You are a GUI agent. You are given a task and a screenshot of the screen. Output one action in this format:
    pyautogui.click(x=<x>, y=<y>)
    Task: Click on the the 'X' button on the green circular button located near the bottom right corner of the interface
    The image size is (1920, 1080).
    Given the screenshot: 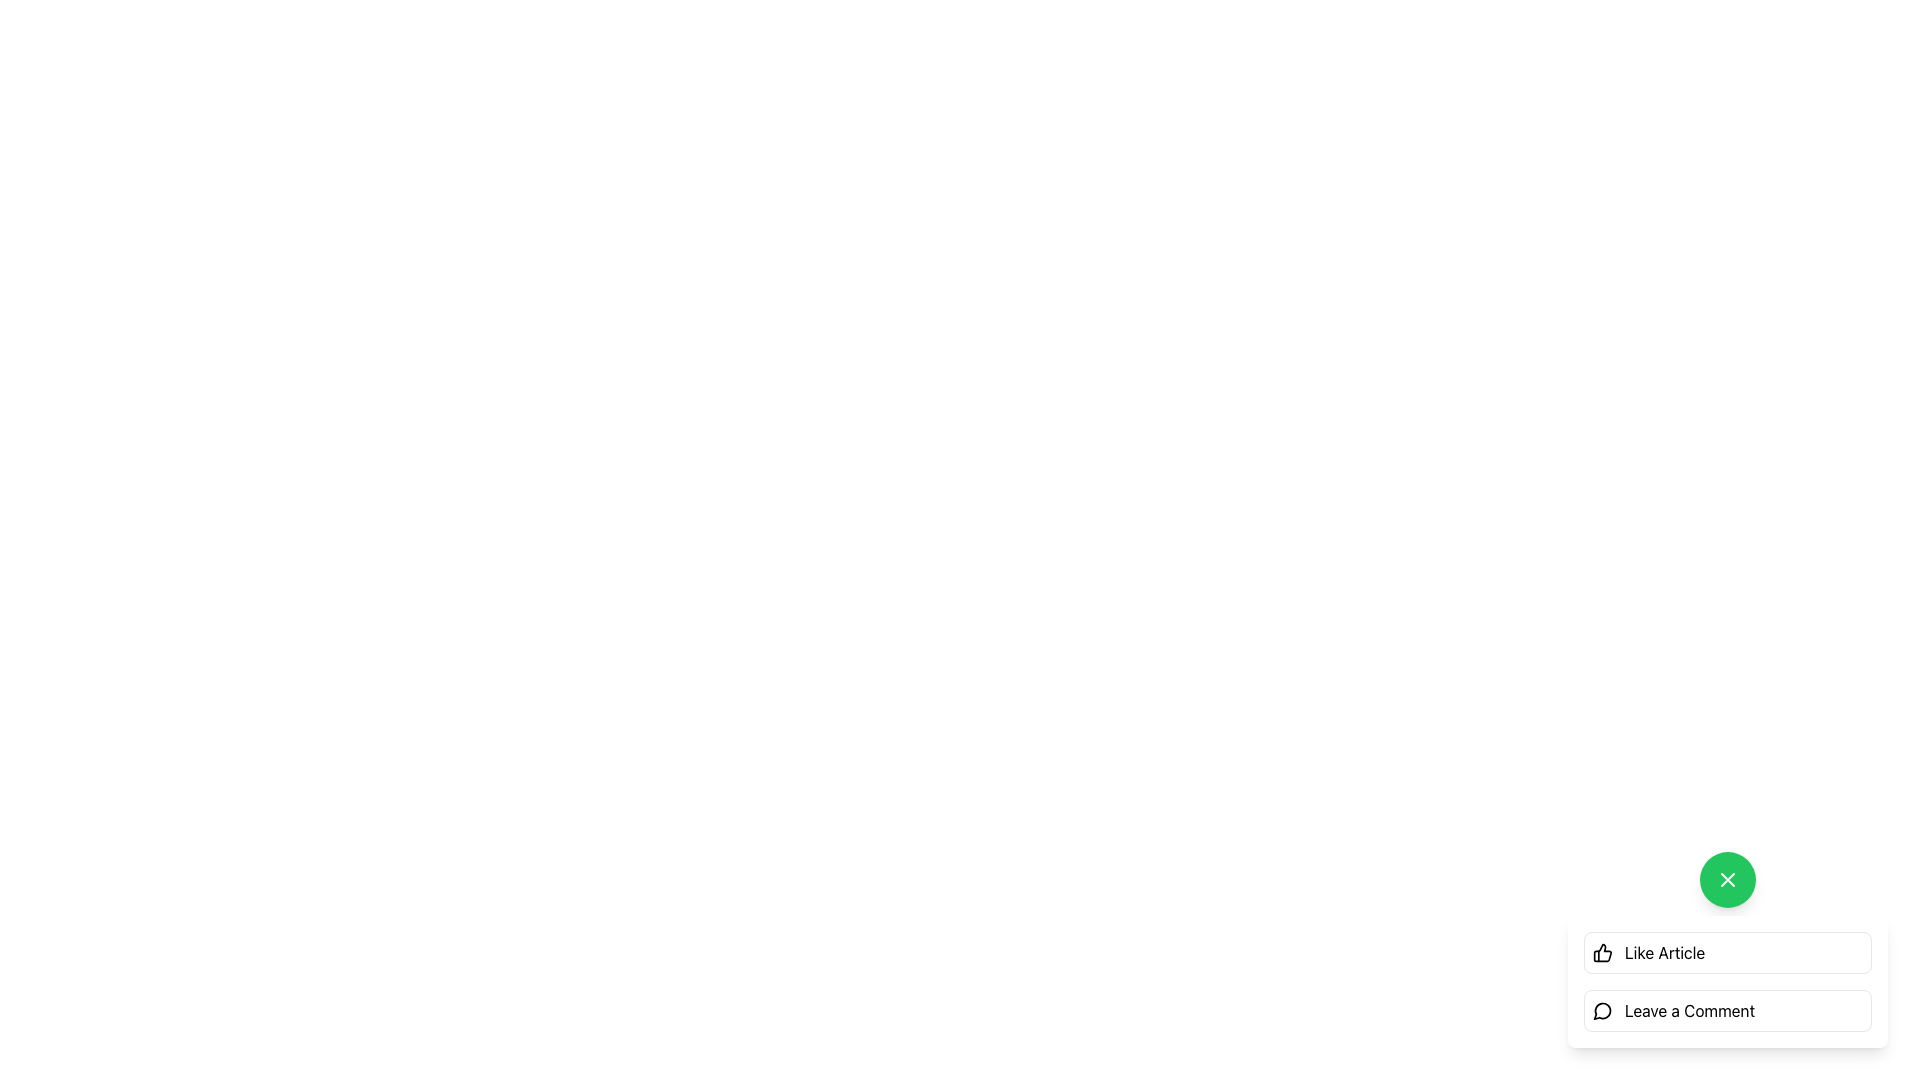 What is the action you would take?
    pyautogui.click(x=1727, y=878)
    